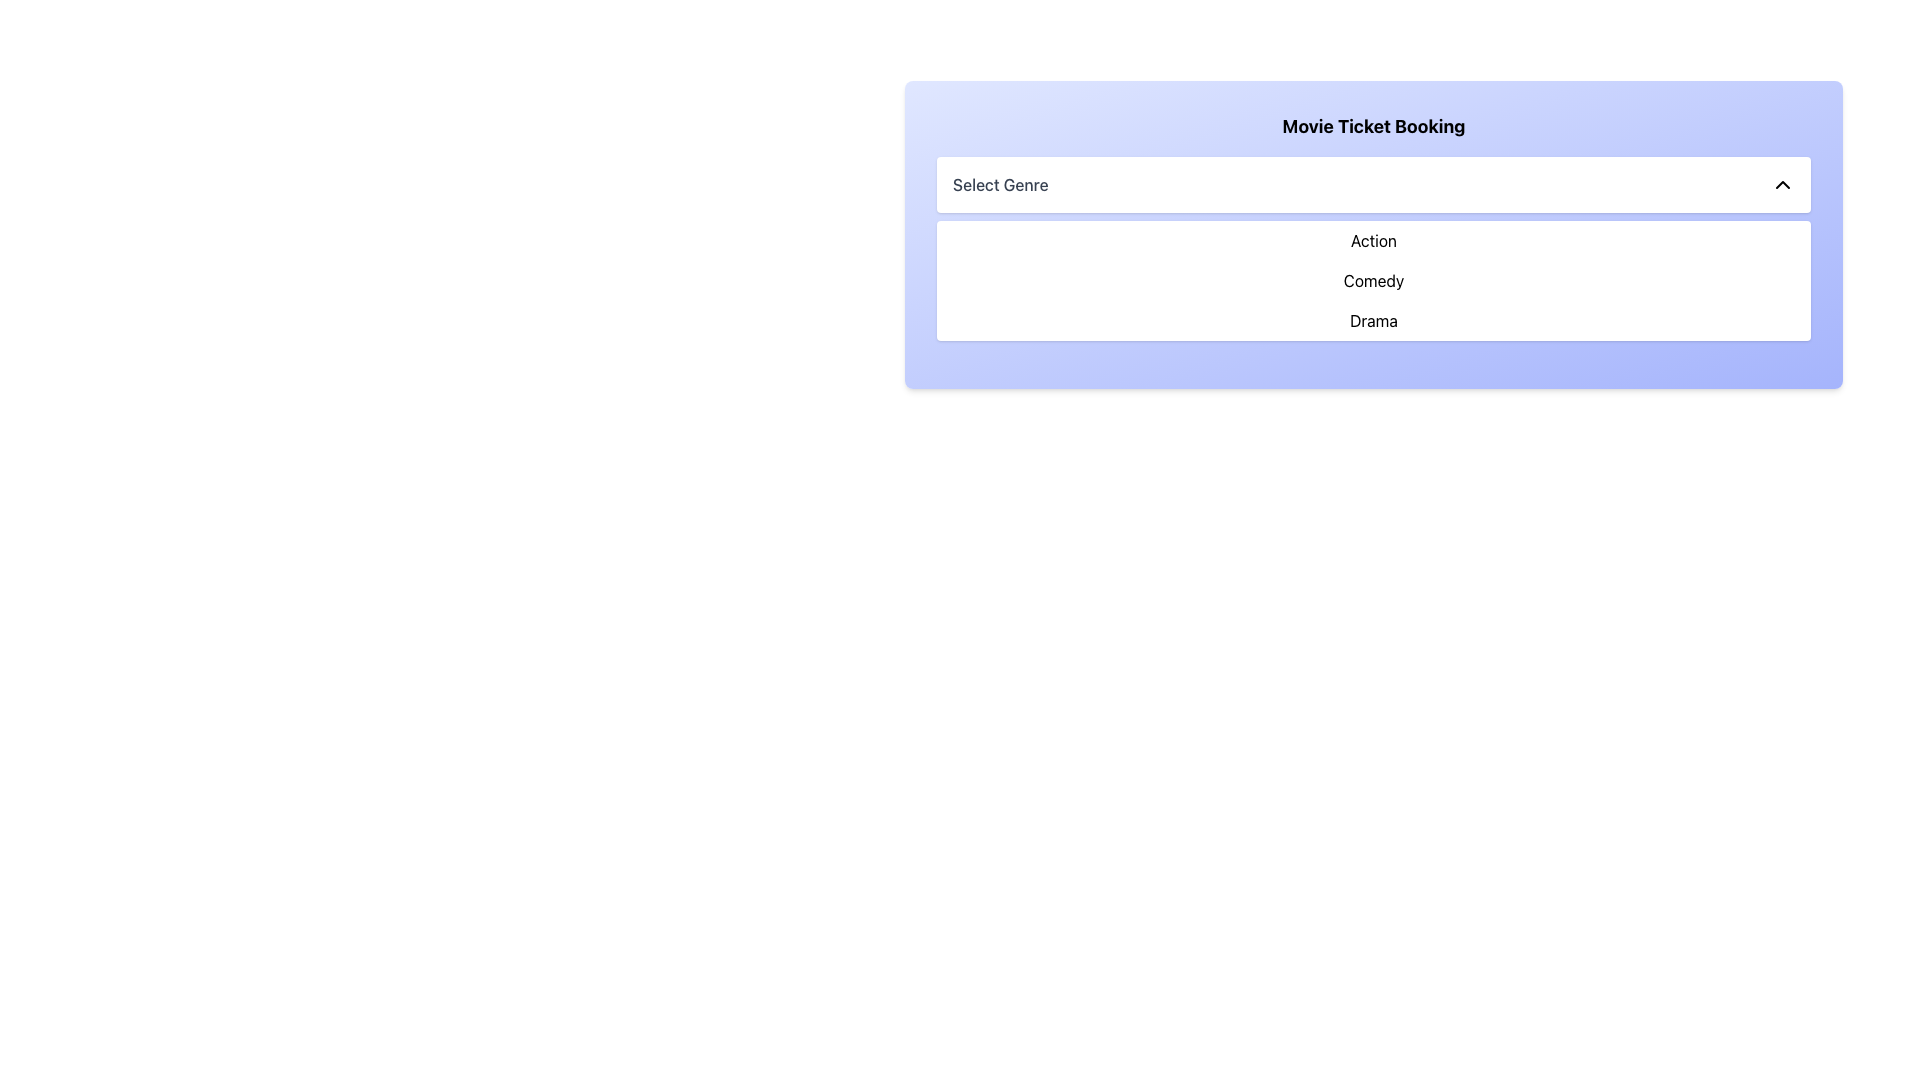 This screenshot has height=1080, width=1920. What do you see at coordinates (1372, 281) in the screenshot?
I see `the selectable list item labeled 'Comedy' in the dropdown menu 'Select Genre' to activate its hover effect` at bounding box center [1372, 281].